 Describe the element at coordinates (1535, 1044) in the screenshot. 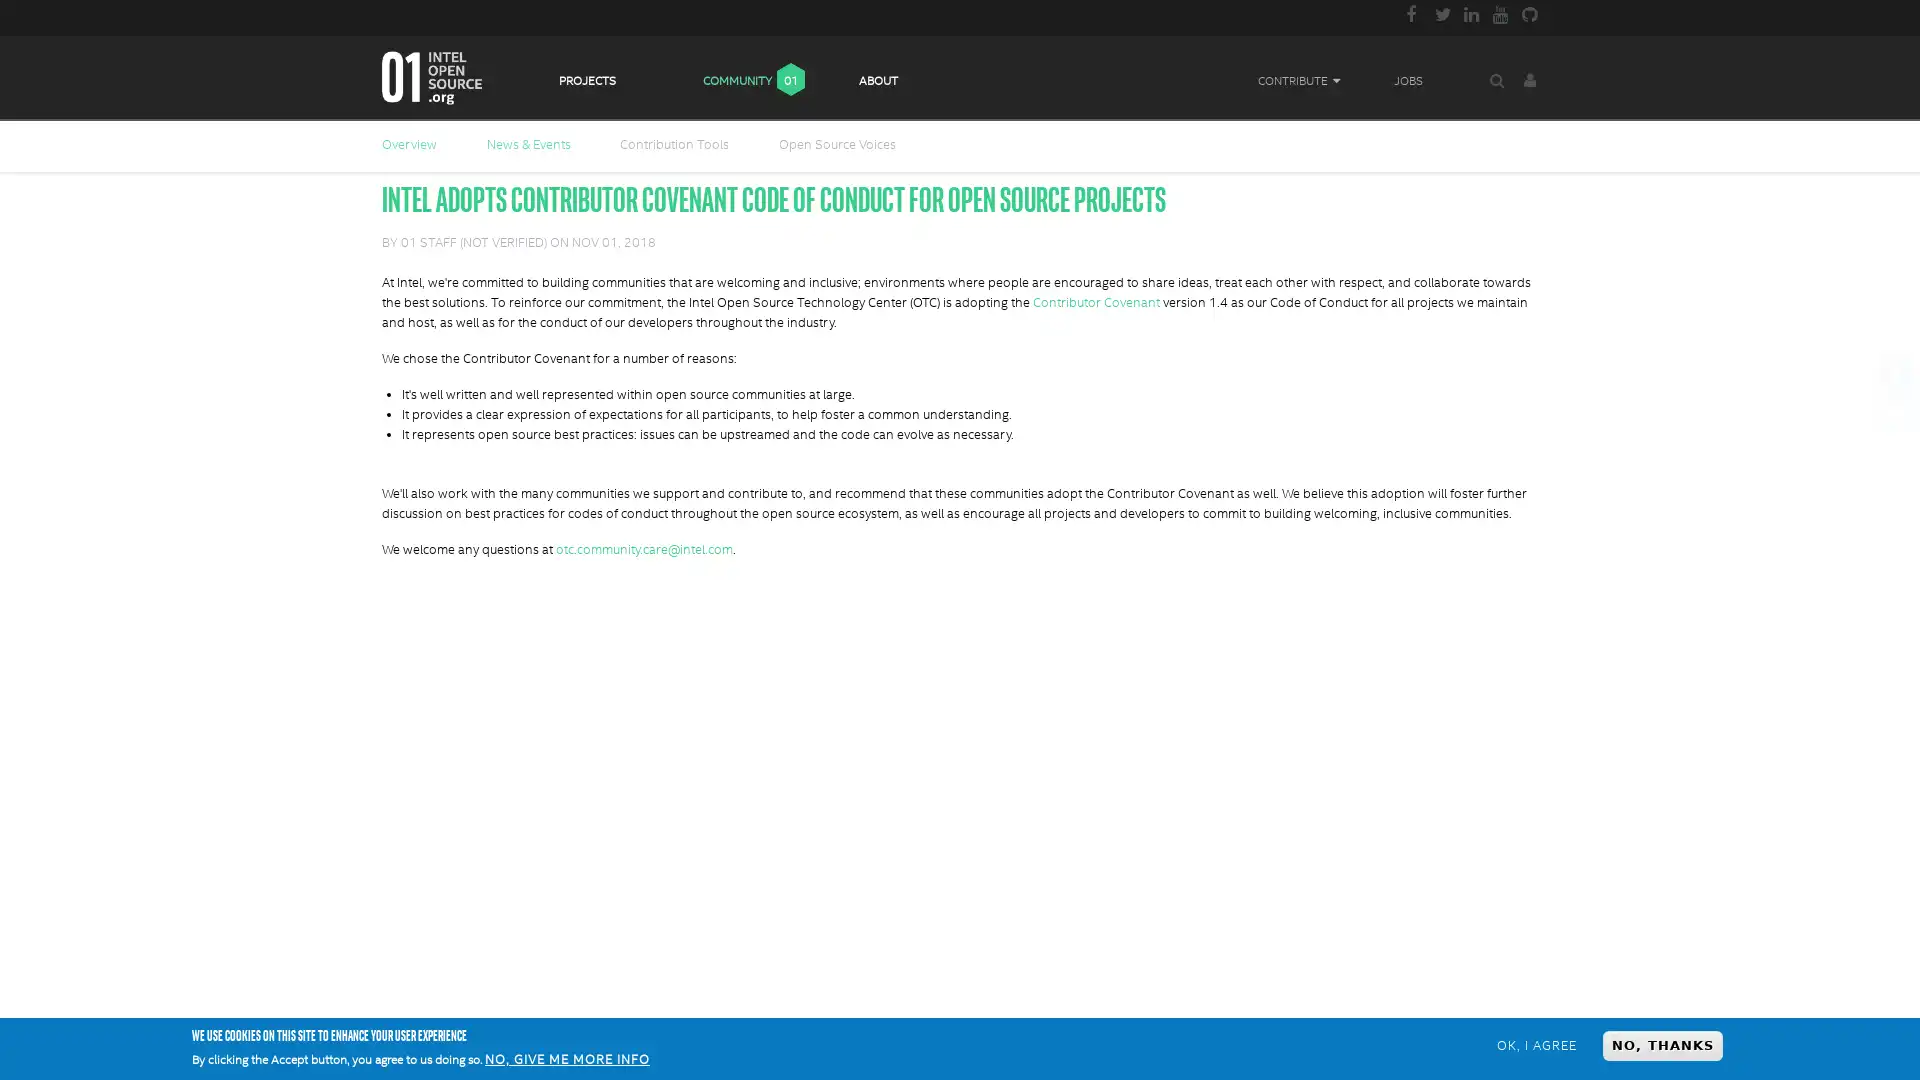

I see `OK, I AGREE` at that location.